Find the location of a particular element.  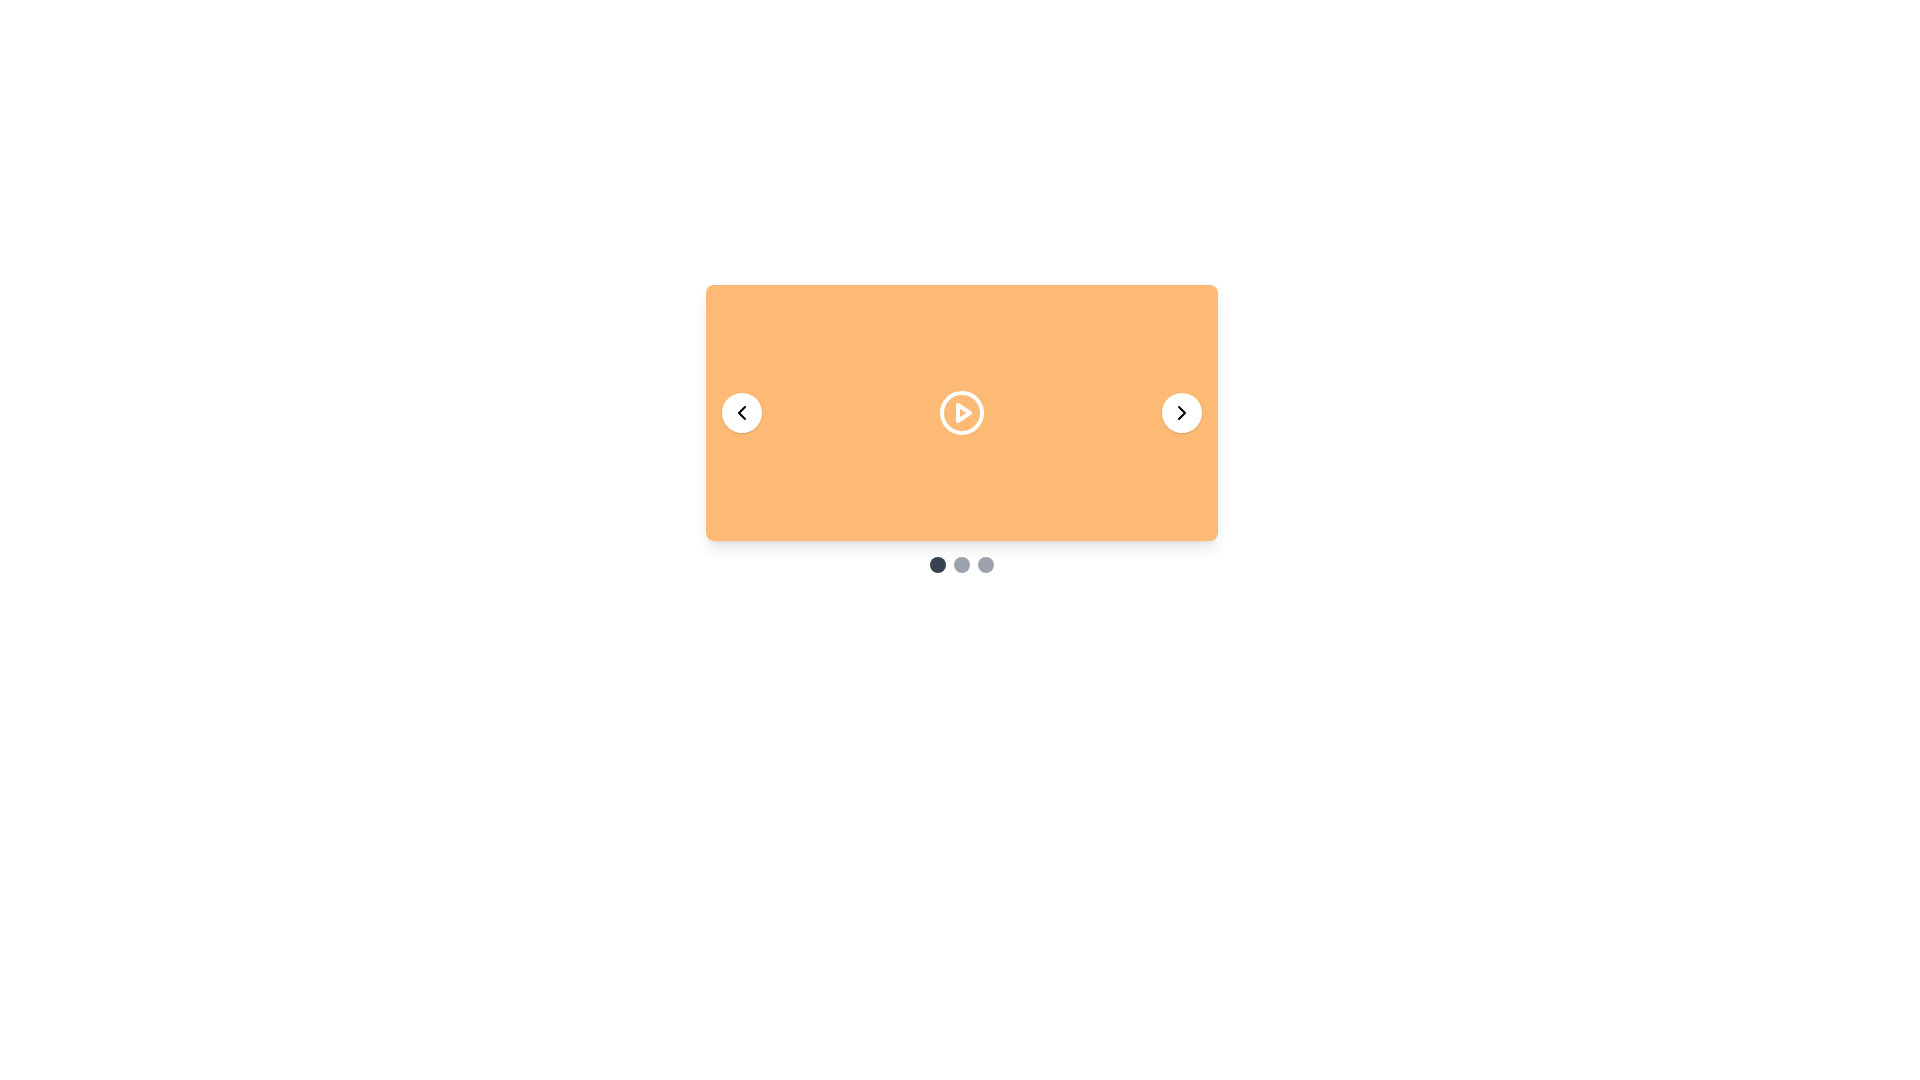

the third dot-style navigation button located below the large orange panel is located at coordinates (985, 564).